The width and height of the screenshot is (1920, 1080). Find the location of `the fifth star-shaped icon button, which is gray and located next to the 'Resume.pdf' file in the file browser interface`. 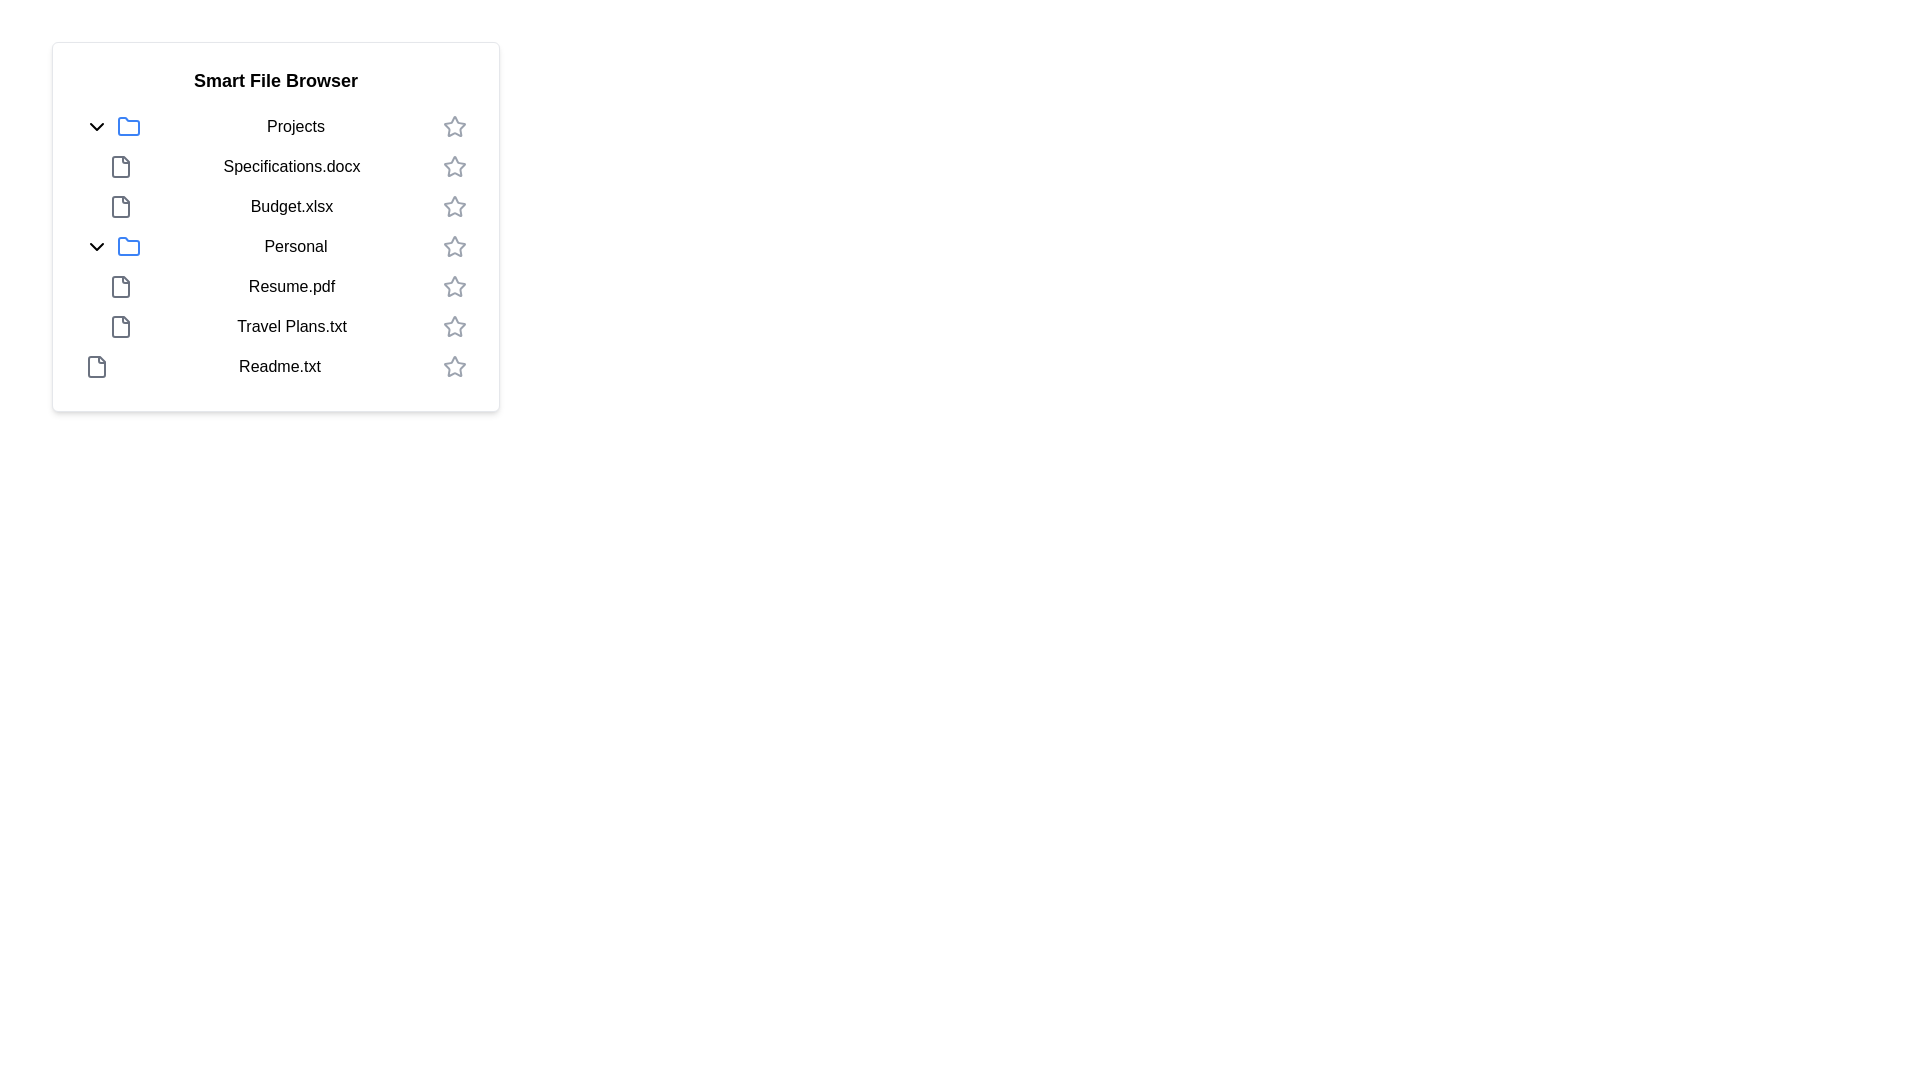

the fifth star-shaped icon button, which is gray and located next to the 'Resume.pdf' file in the file browser interface is located at coordinates (454, 286).